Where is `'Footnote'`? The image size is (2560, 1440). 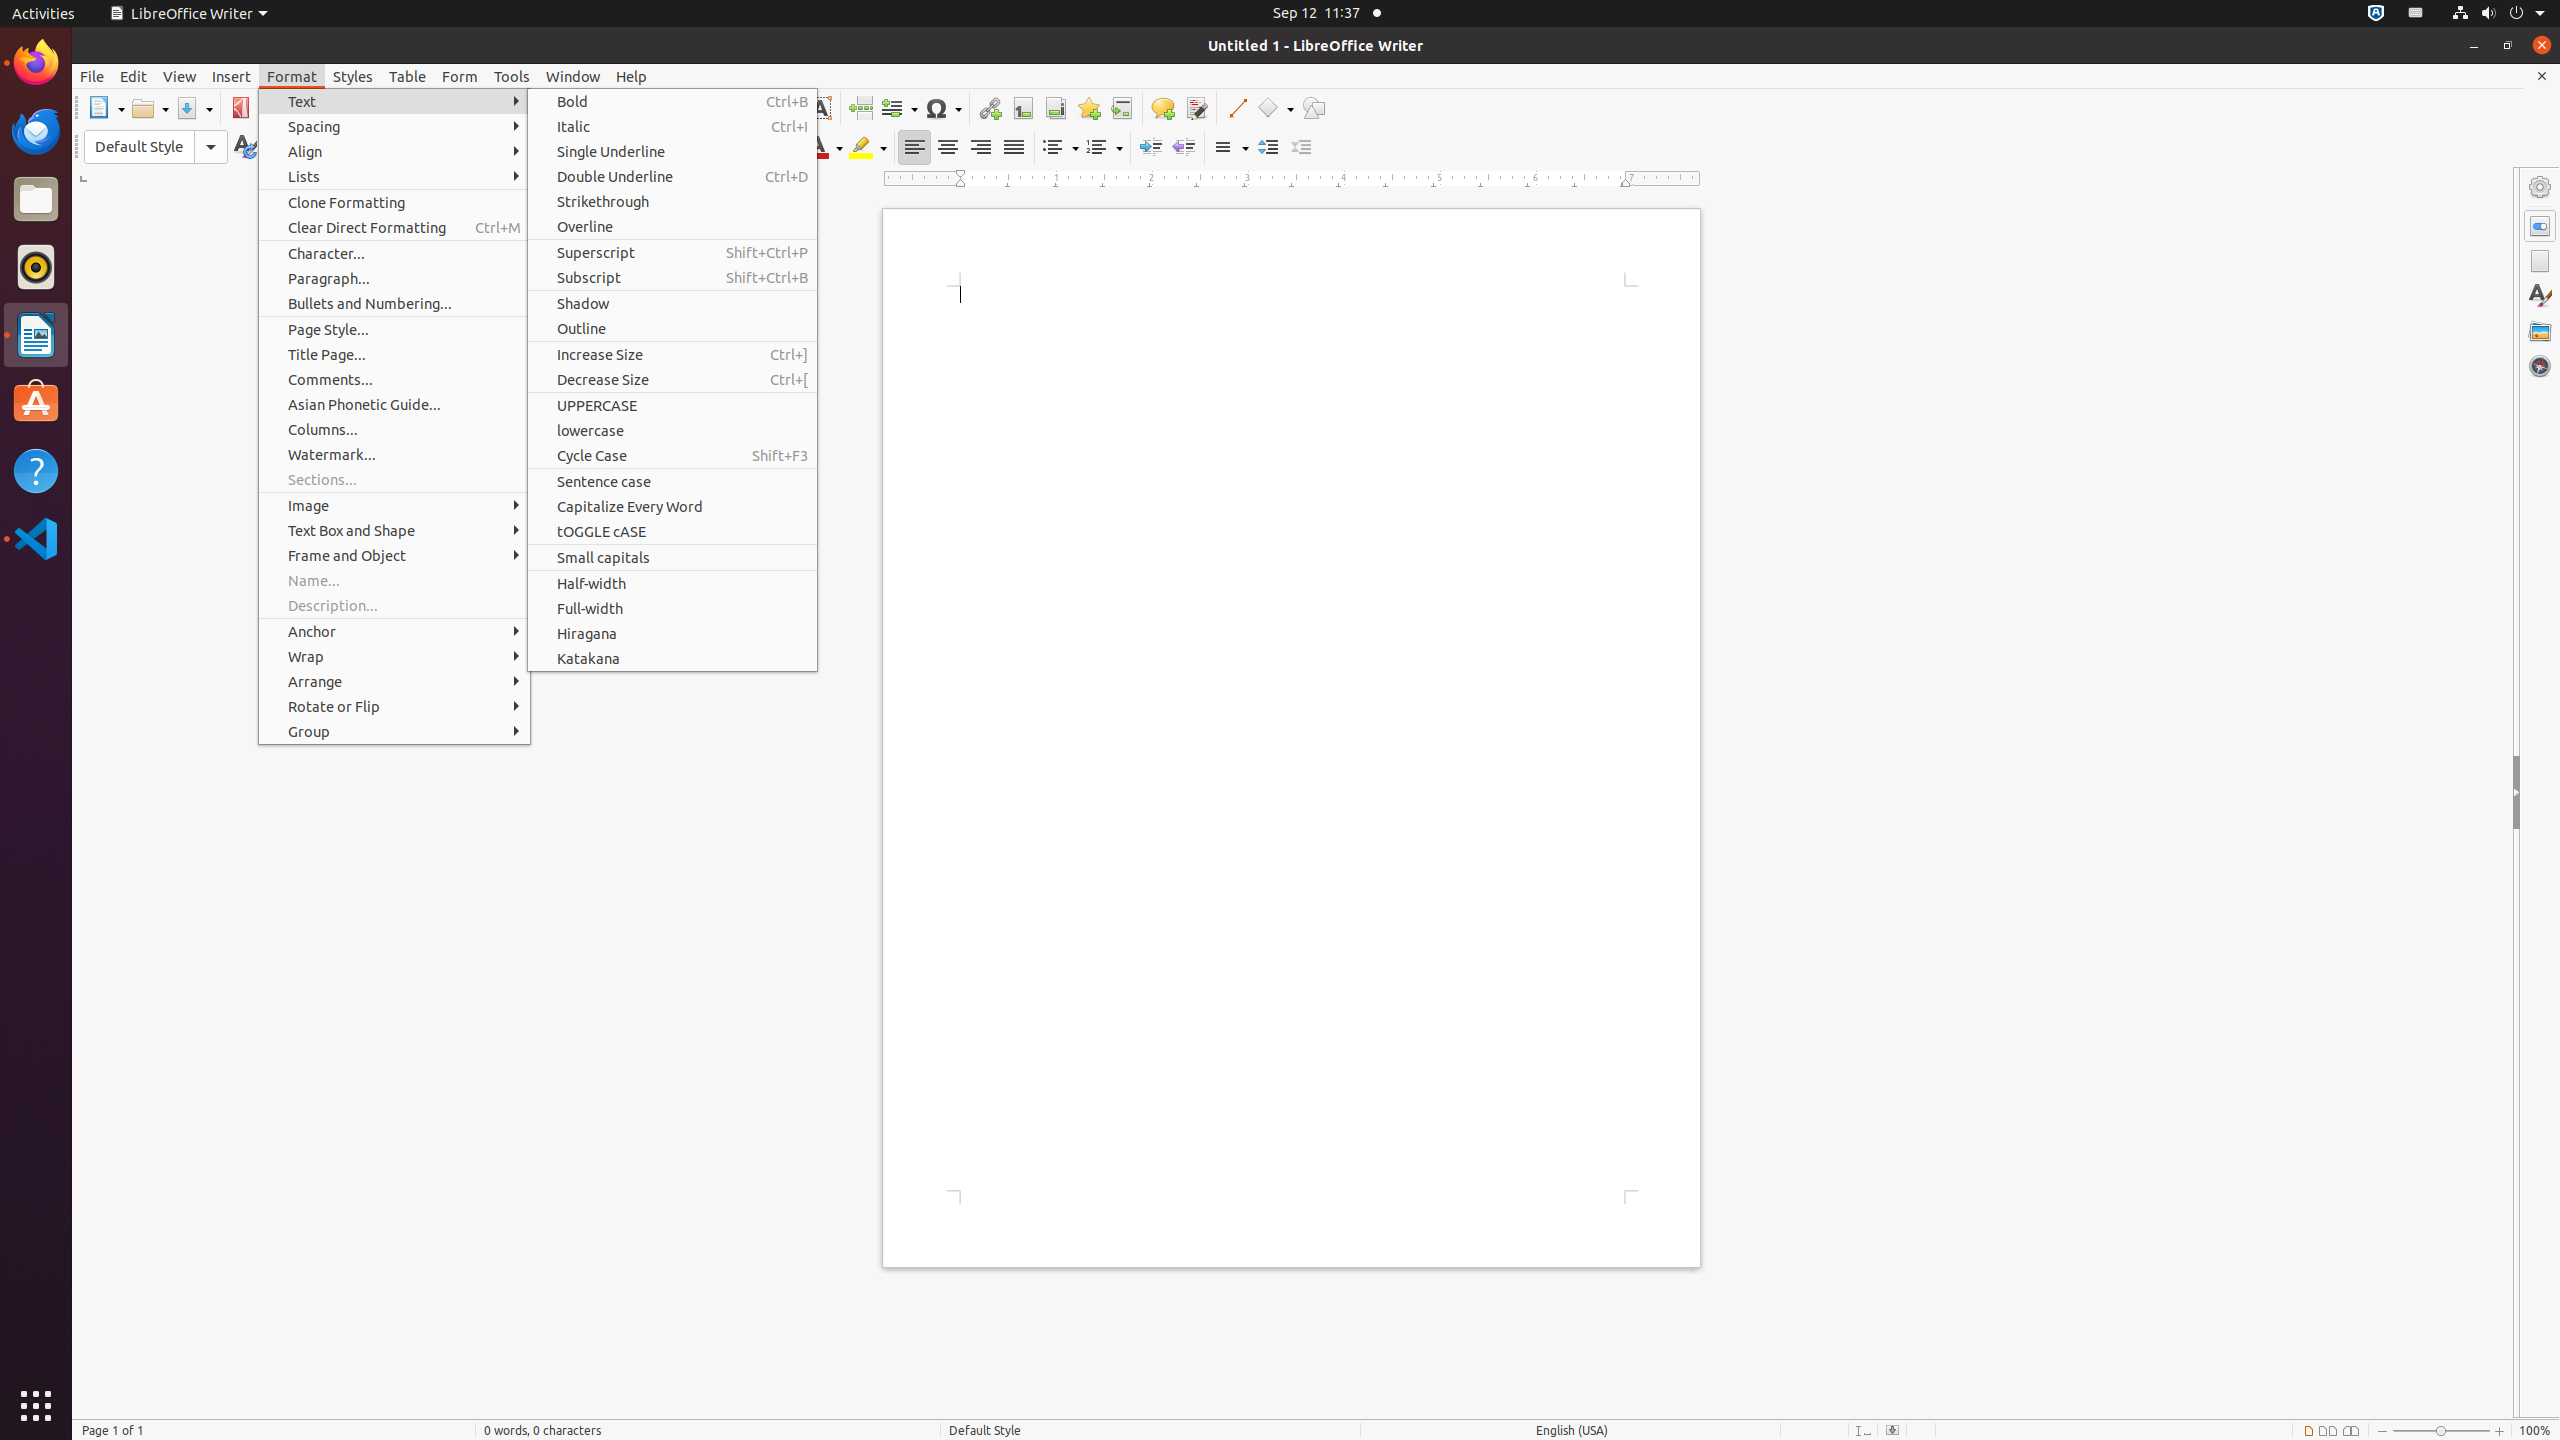 'Footnote' is located at coordinates (1022, 107).